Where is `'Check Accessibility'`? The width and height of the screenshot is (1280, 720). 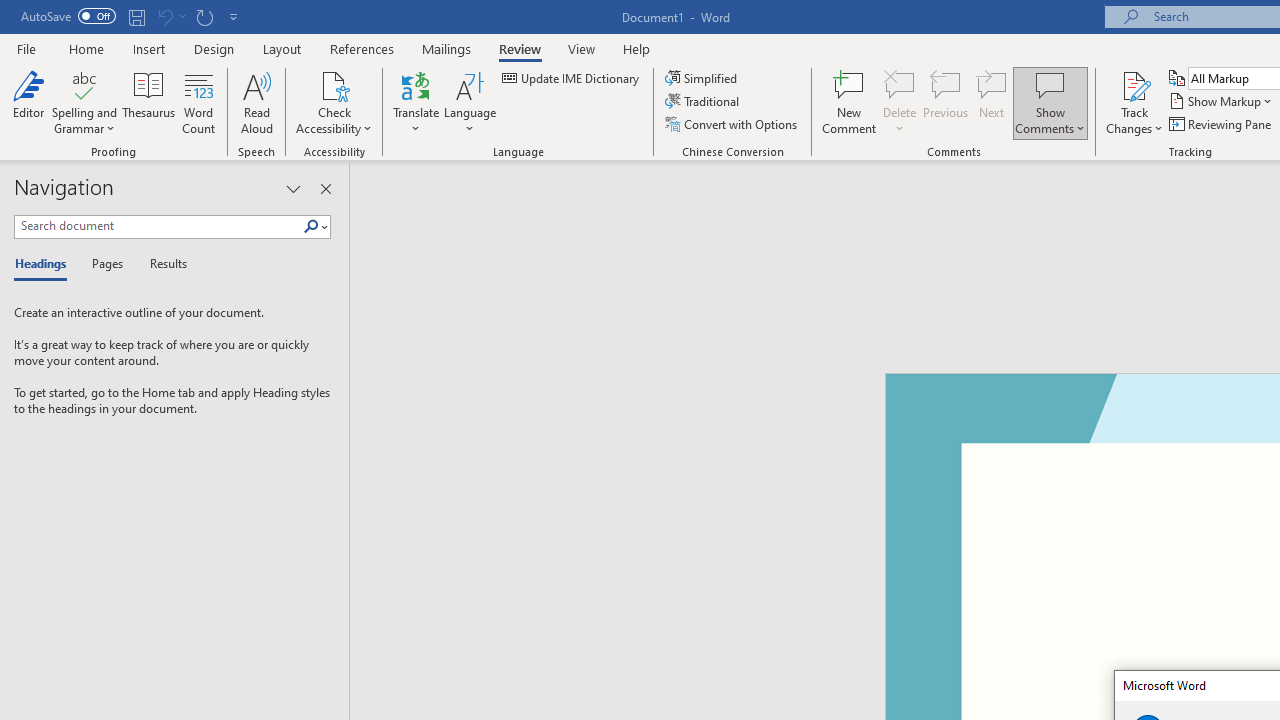
'Check Accessibility' is located at coordinates (334, 103).